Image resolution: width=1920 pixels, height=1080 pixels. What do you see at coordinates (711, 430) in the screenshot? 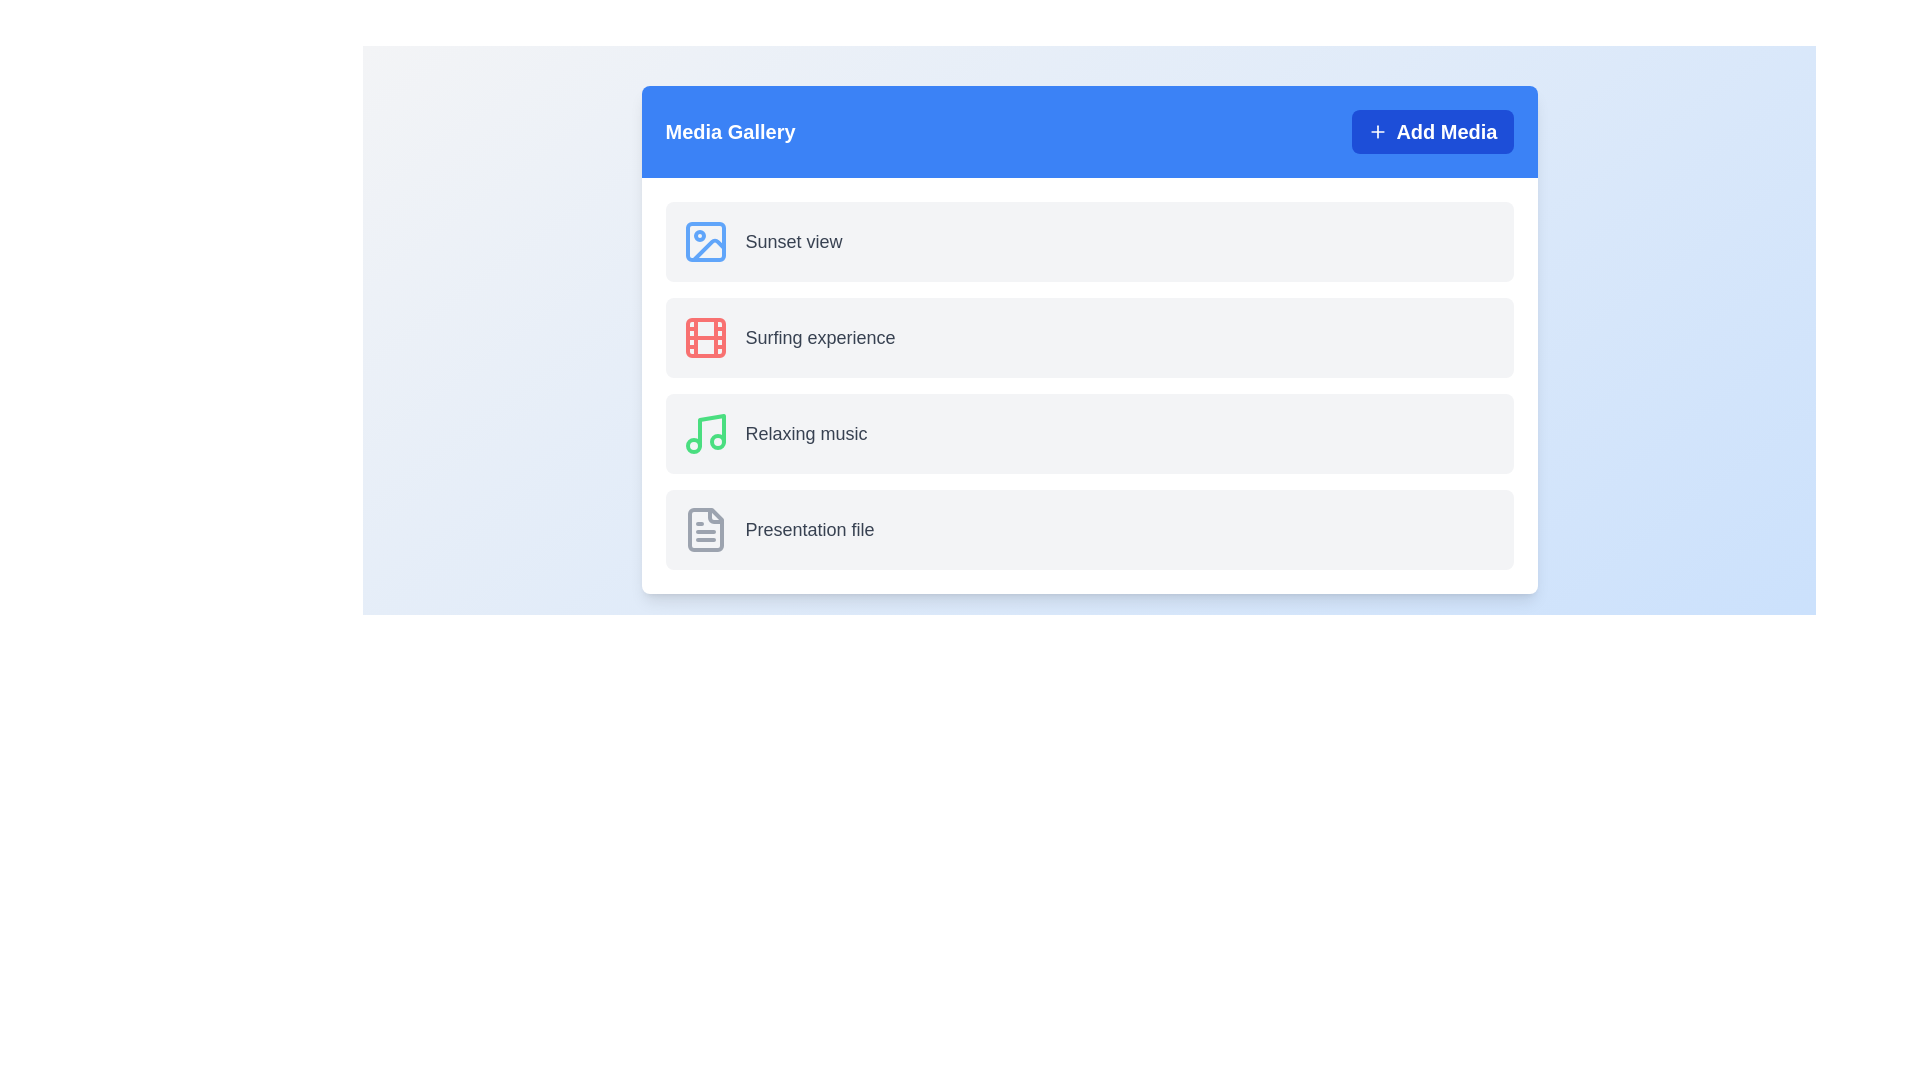
I see `the internal detail of the green music icon representing the entry 'Relaxing music' in the third position of the vertical list under the 'Media Gallery' header` at bounding box center [711, 430].